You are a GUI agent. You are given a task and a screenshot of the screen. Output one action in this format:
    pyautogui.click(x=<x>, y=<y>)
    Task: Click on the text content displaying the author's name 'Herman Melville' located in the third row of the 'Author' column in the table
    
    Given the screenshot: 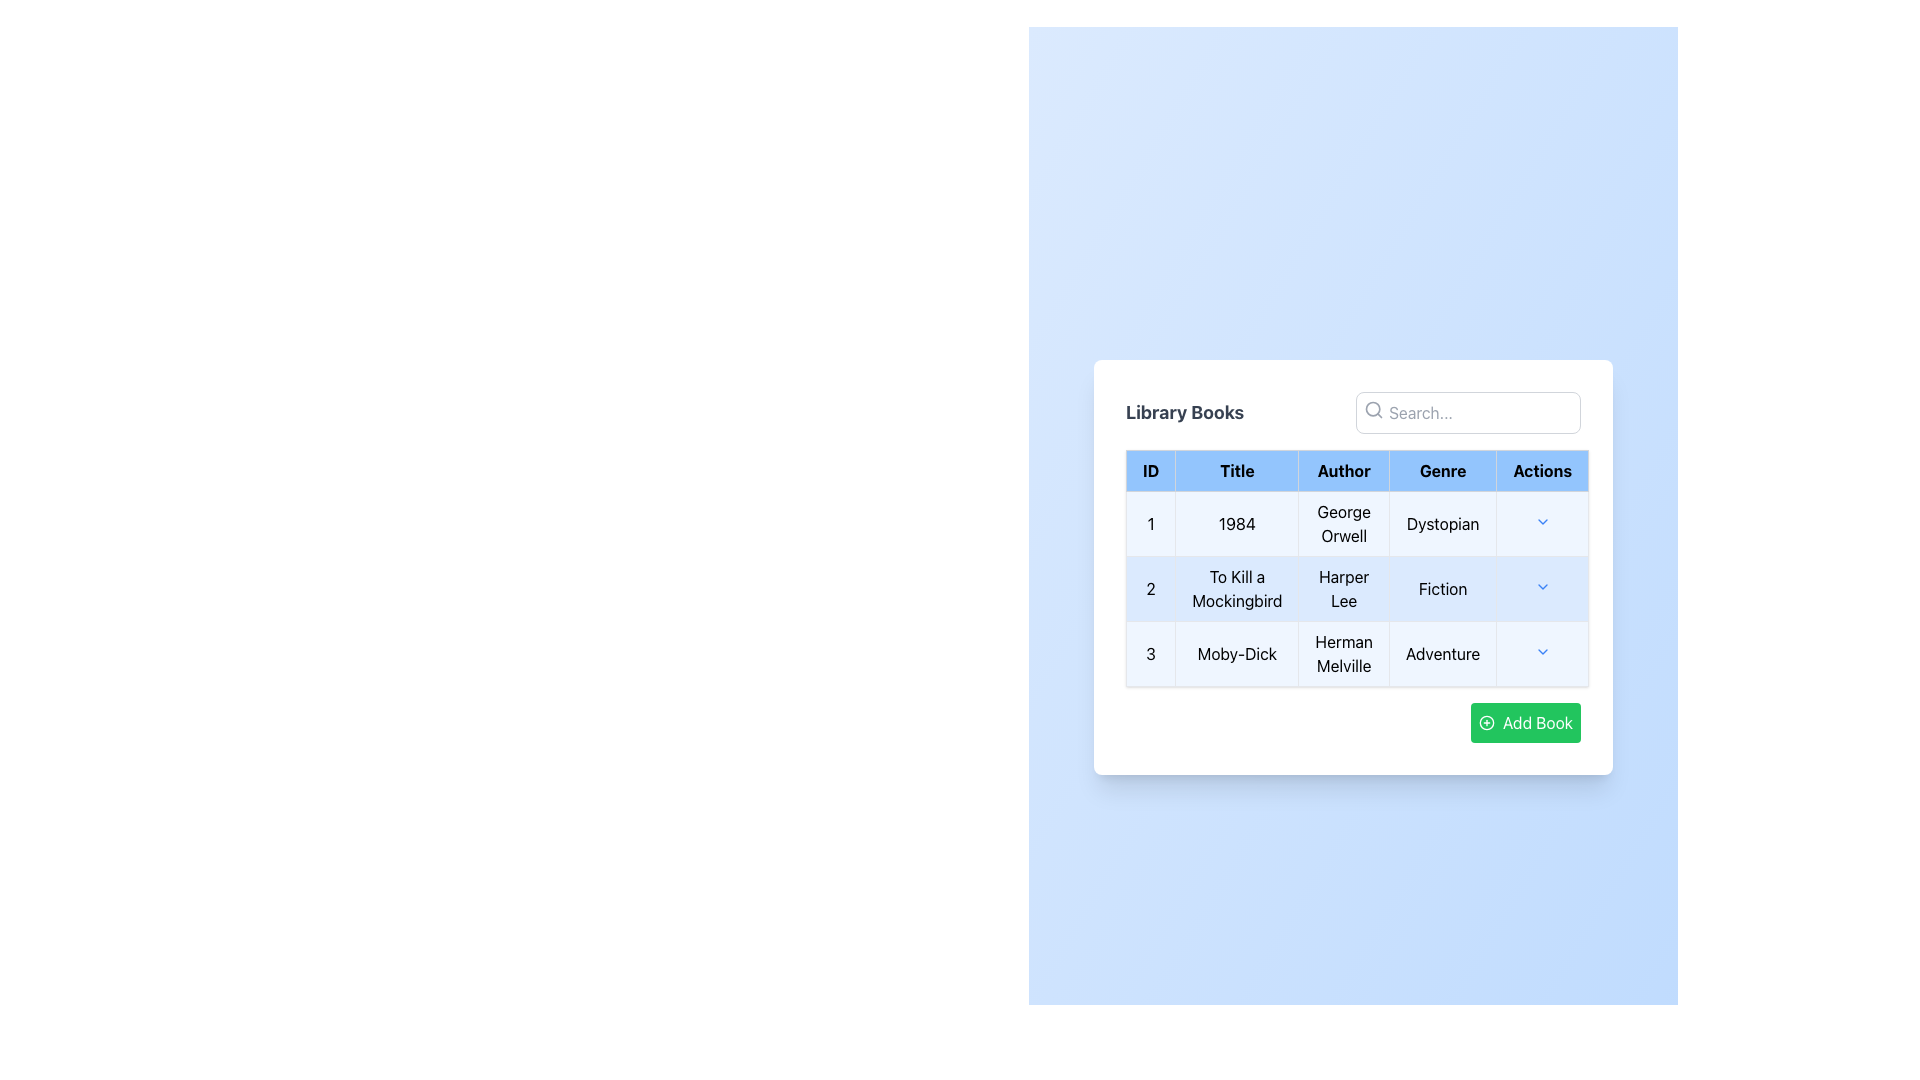 What is the action you would take?
    pyautogui.click(x=1357, y=653)
    